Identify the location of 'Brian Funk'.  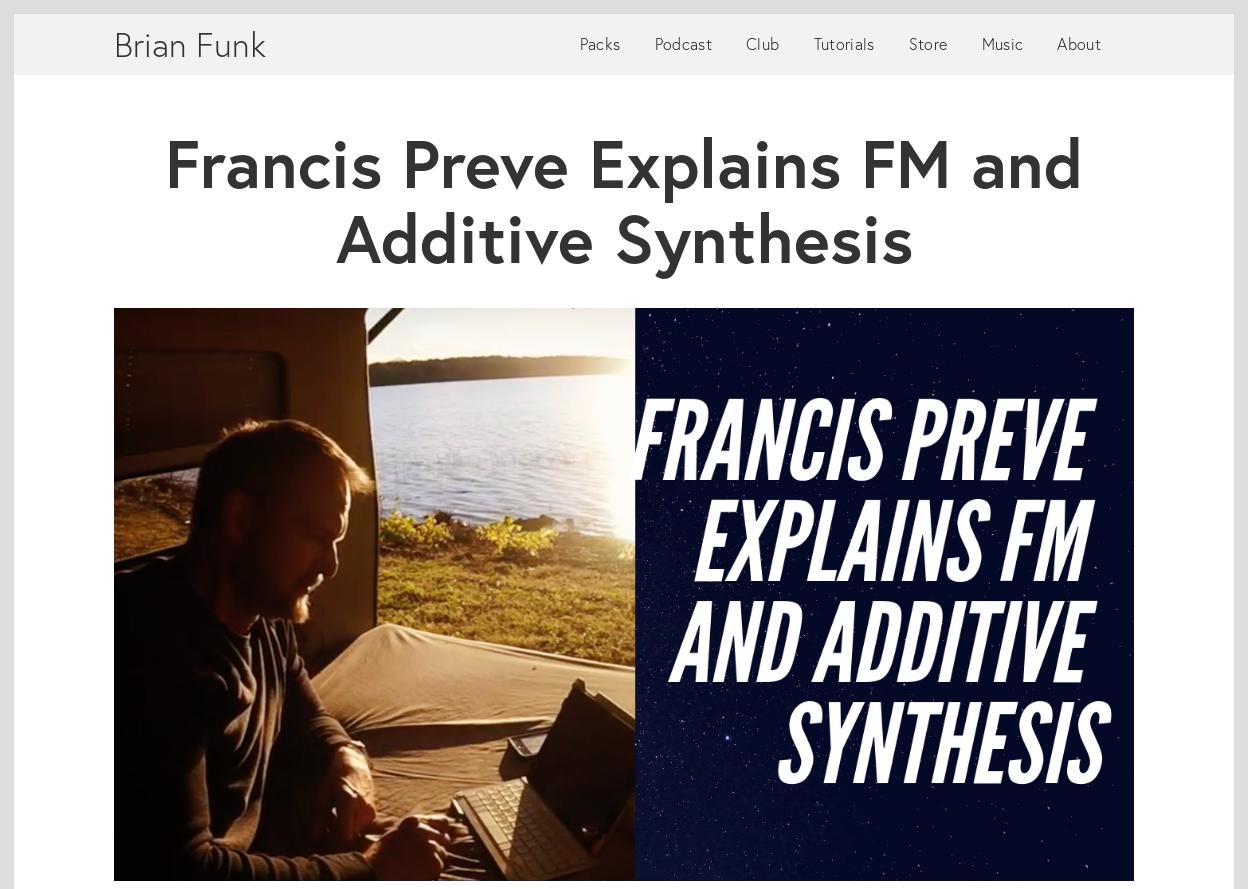
(113, 44).